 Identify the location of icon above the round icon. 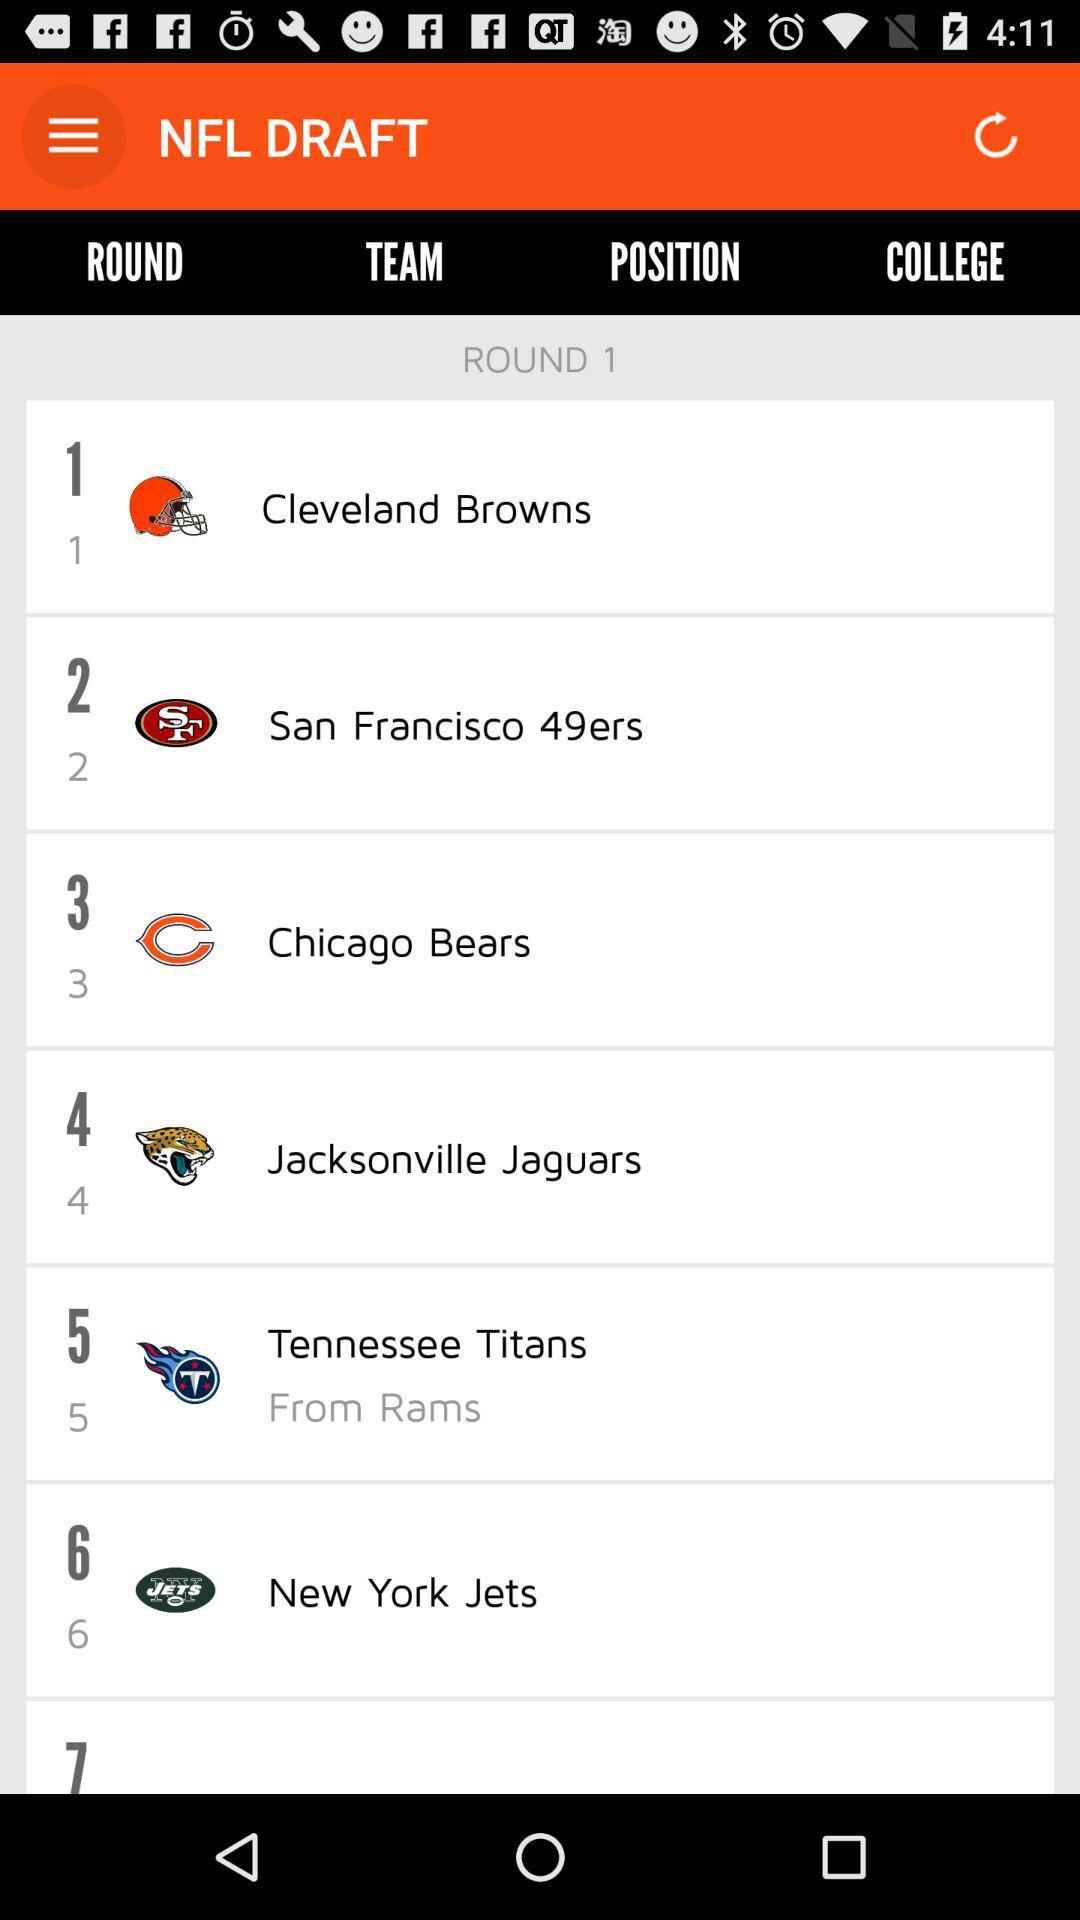
(72, 135).